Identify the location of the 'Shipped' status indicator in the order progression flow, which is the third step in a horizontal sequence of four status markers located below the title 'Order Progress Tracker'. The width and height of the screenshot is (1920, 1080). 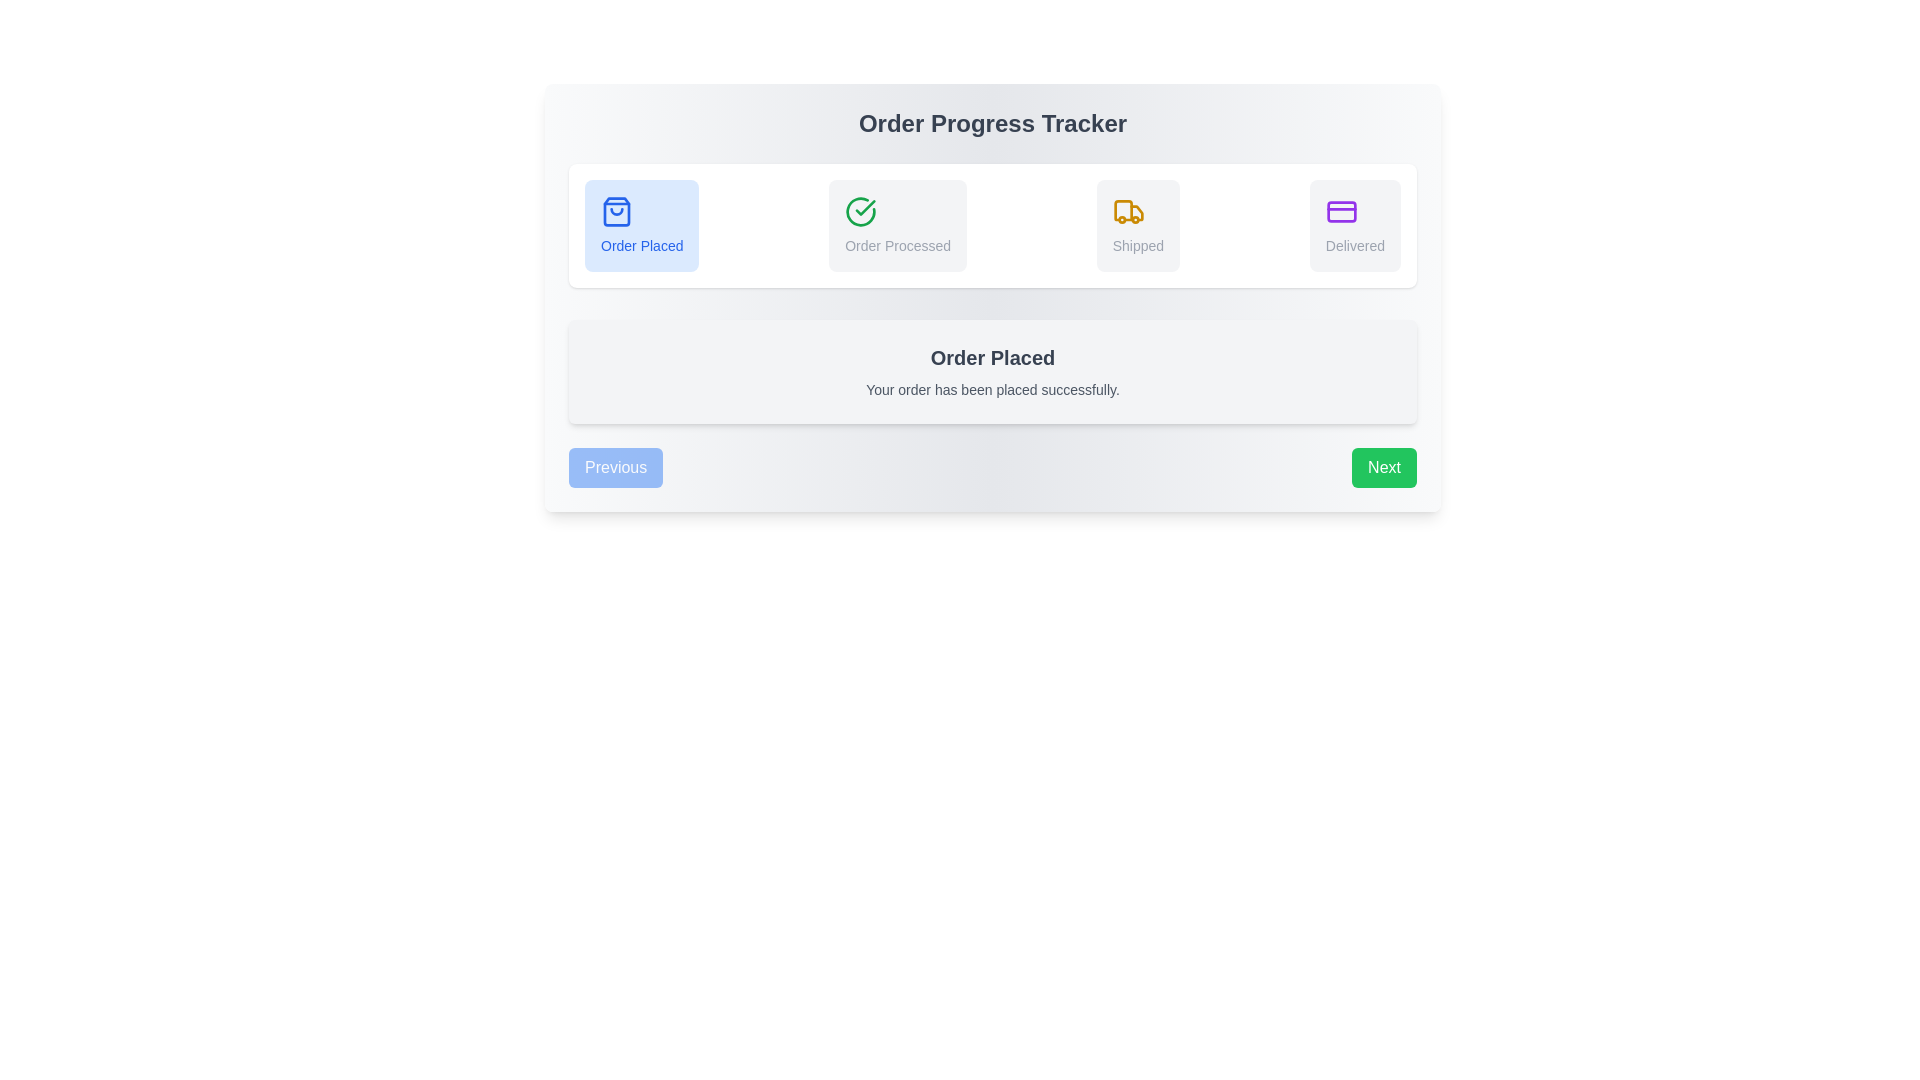
(1138, 225).